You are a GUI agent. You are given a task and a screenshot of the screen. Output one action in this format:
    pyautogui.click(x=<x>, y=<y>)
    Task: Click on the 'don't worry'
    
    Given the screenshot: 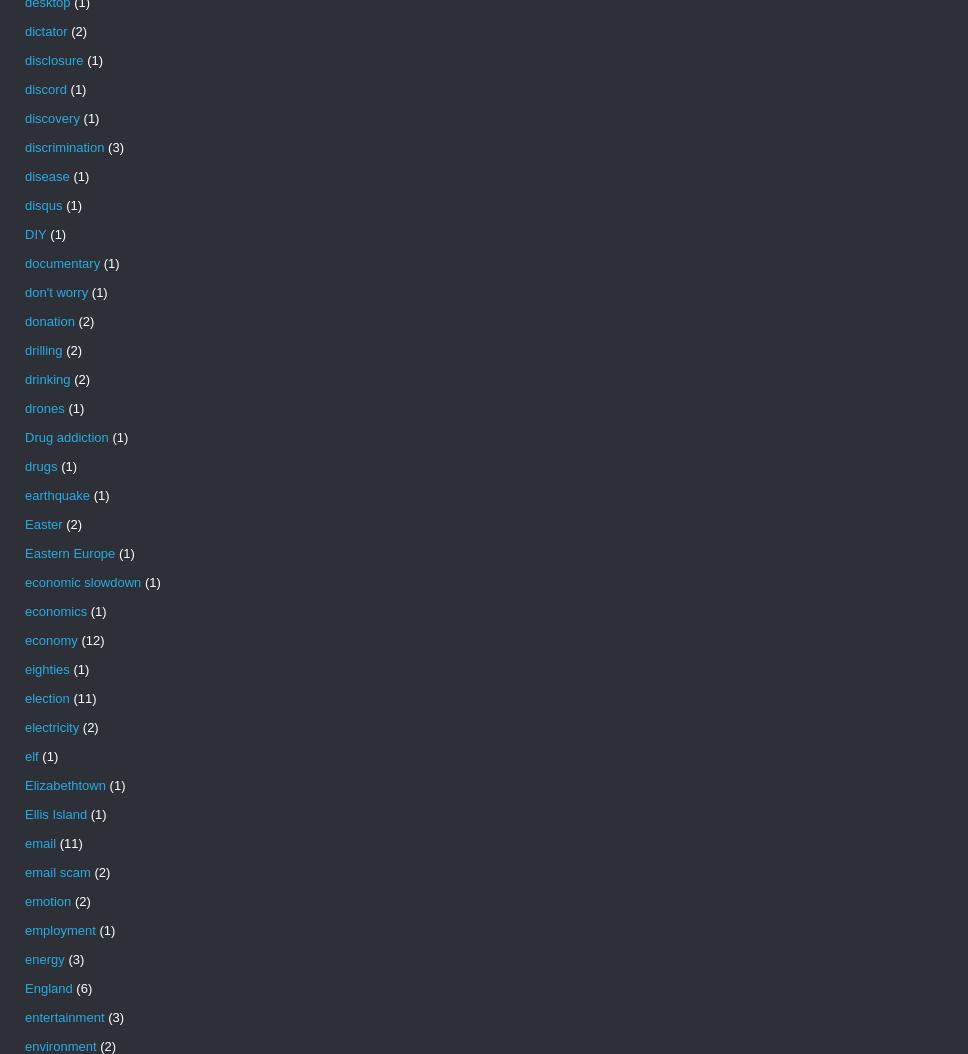 What is the action you would take?
    pyautogui.click(x=55, y=291)
    